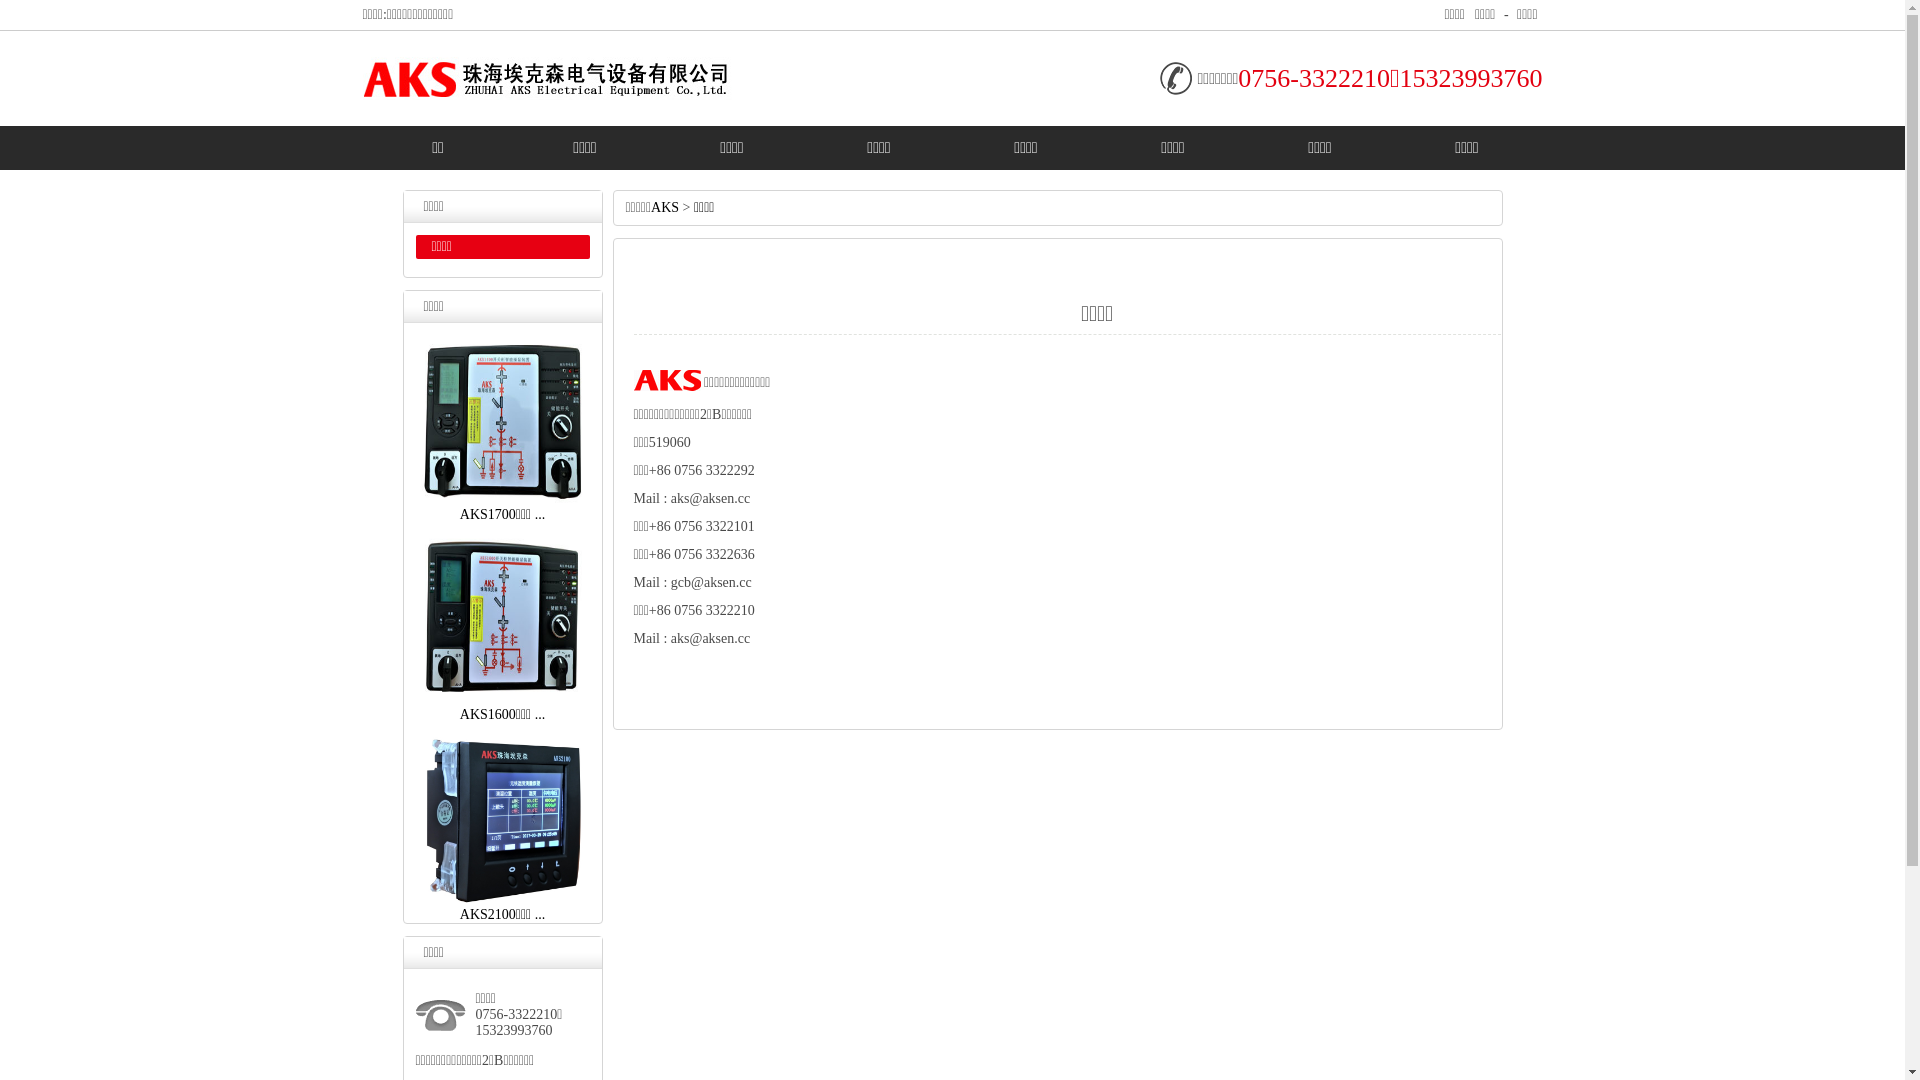 The height and width of the screenshot is (1080, 1920). Describe the element at coordinates (665, 207) in the screenshot. I see `'AKS'` at that location.